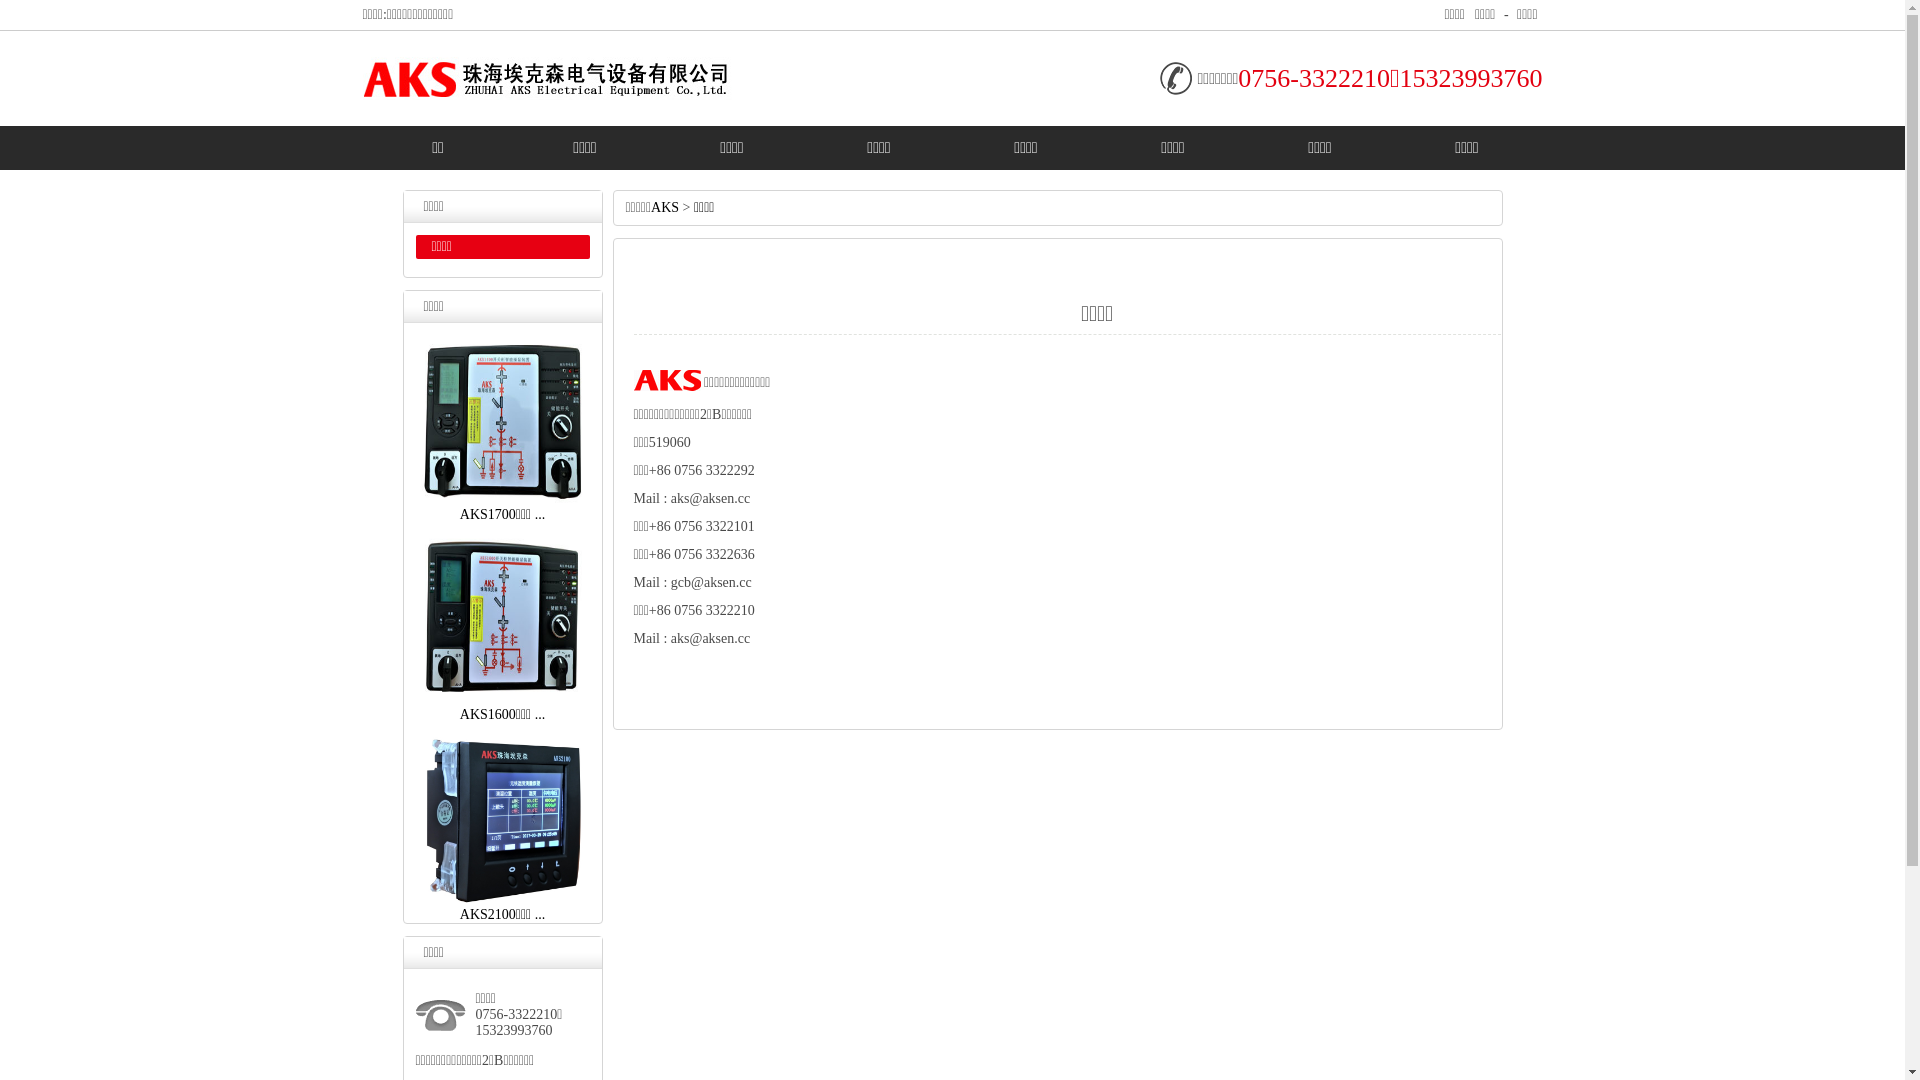 The height and width of the screenshot is (1080, 1920). Describe the element at coordinates (665, 207) in the screenshot. I see `'AKS'` at that location.